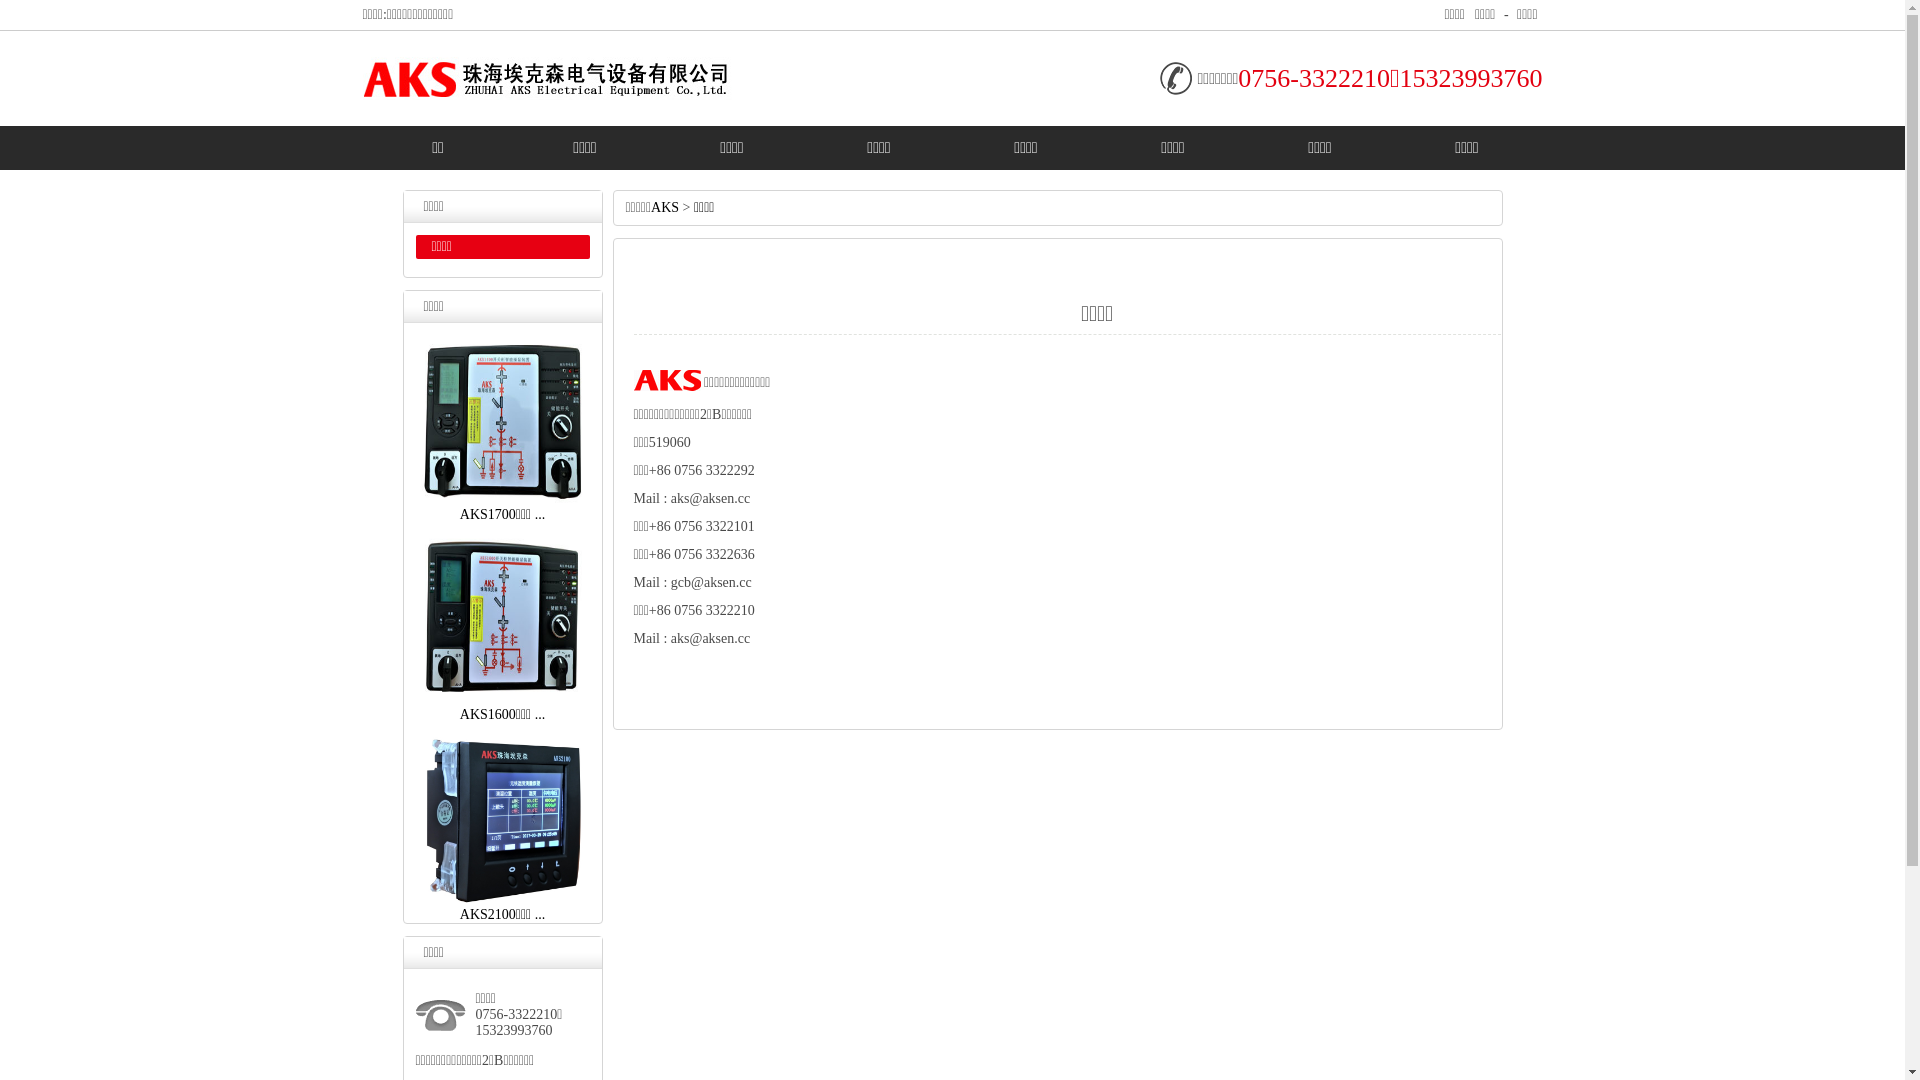 The height and width of the screenshot is (1080, 1920). Describe the element at coordinates (665, 207) in the screenshot. I see `'AKS'` at that location.